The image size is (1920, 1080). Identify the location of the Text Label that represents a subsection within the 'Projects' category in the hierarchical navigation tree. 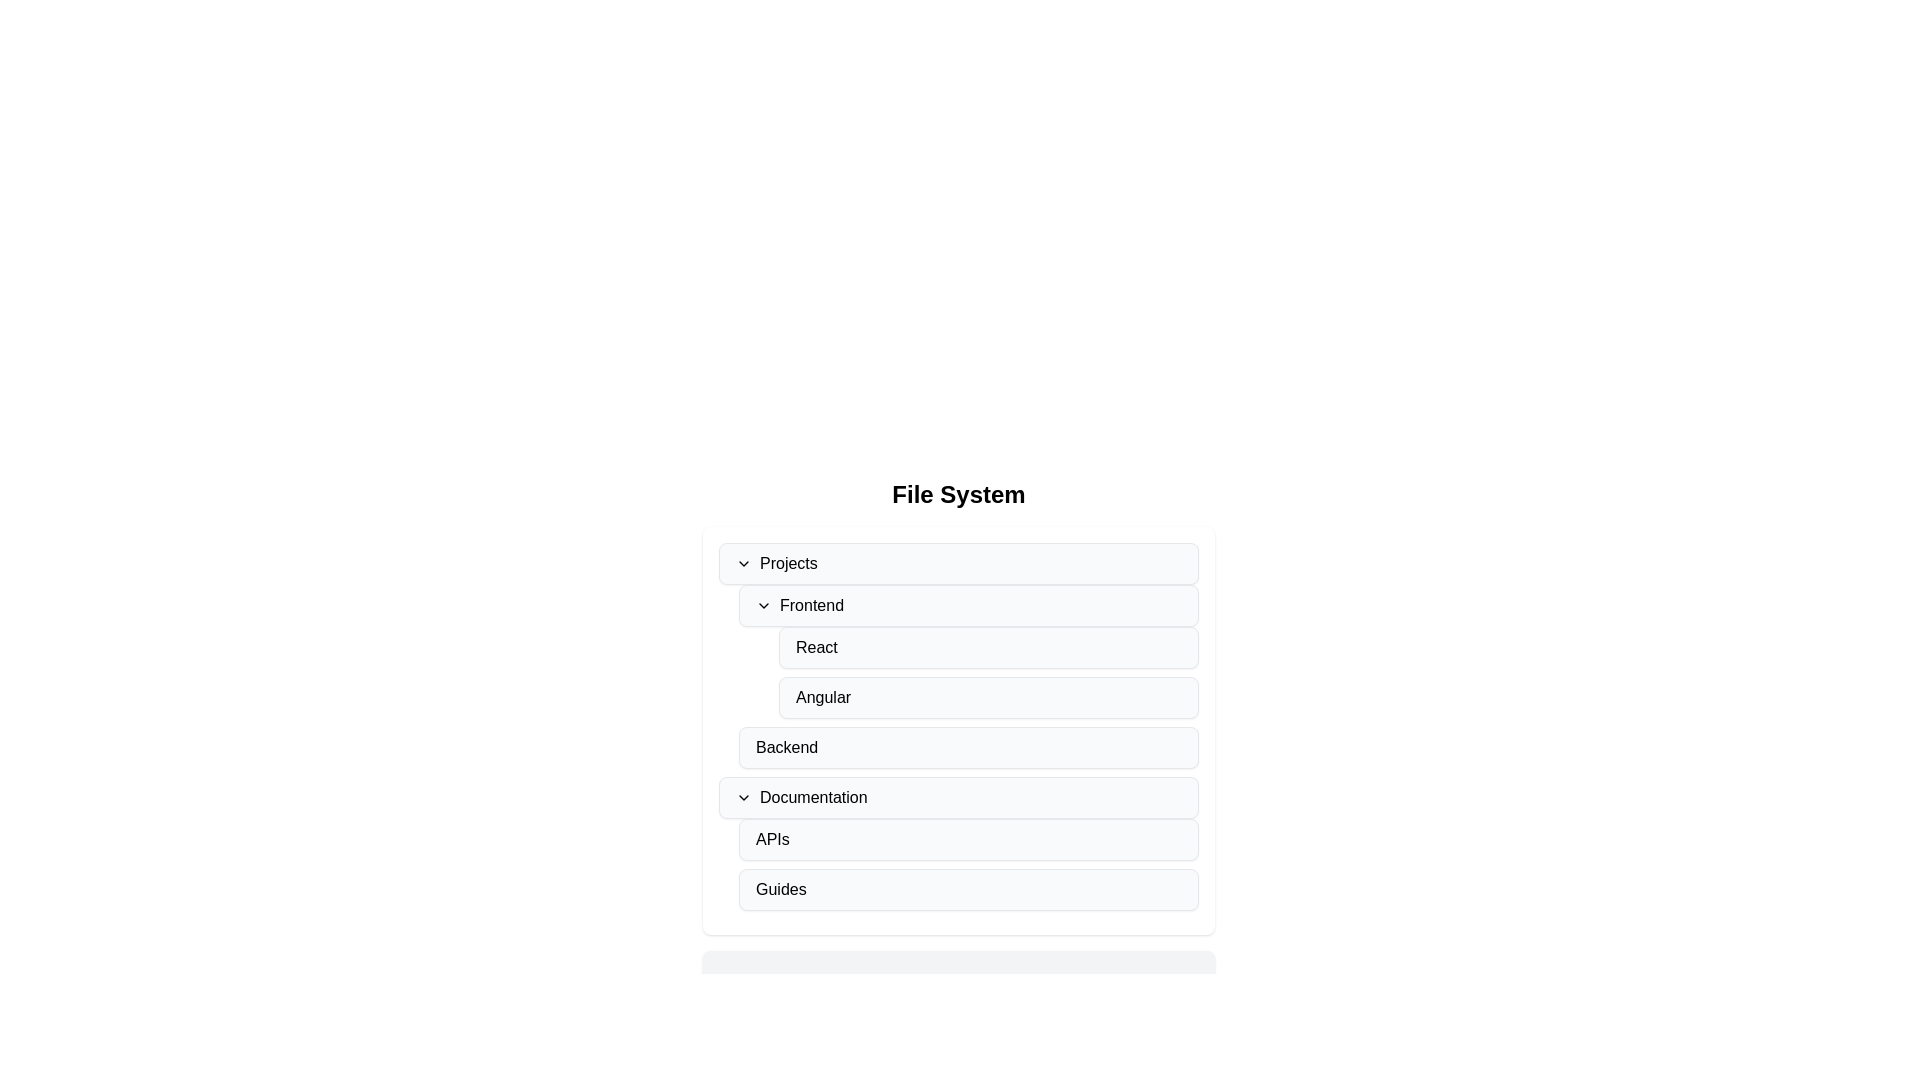
(811, 604).